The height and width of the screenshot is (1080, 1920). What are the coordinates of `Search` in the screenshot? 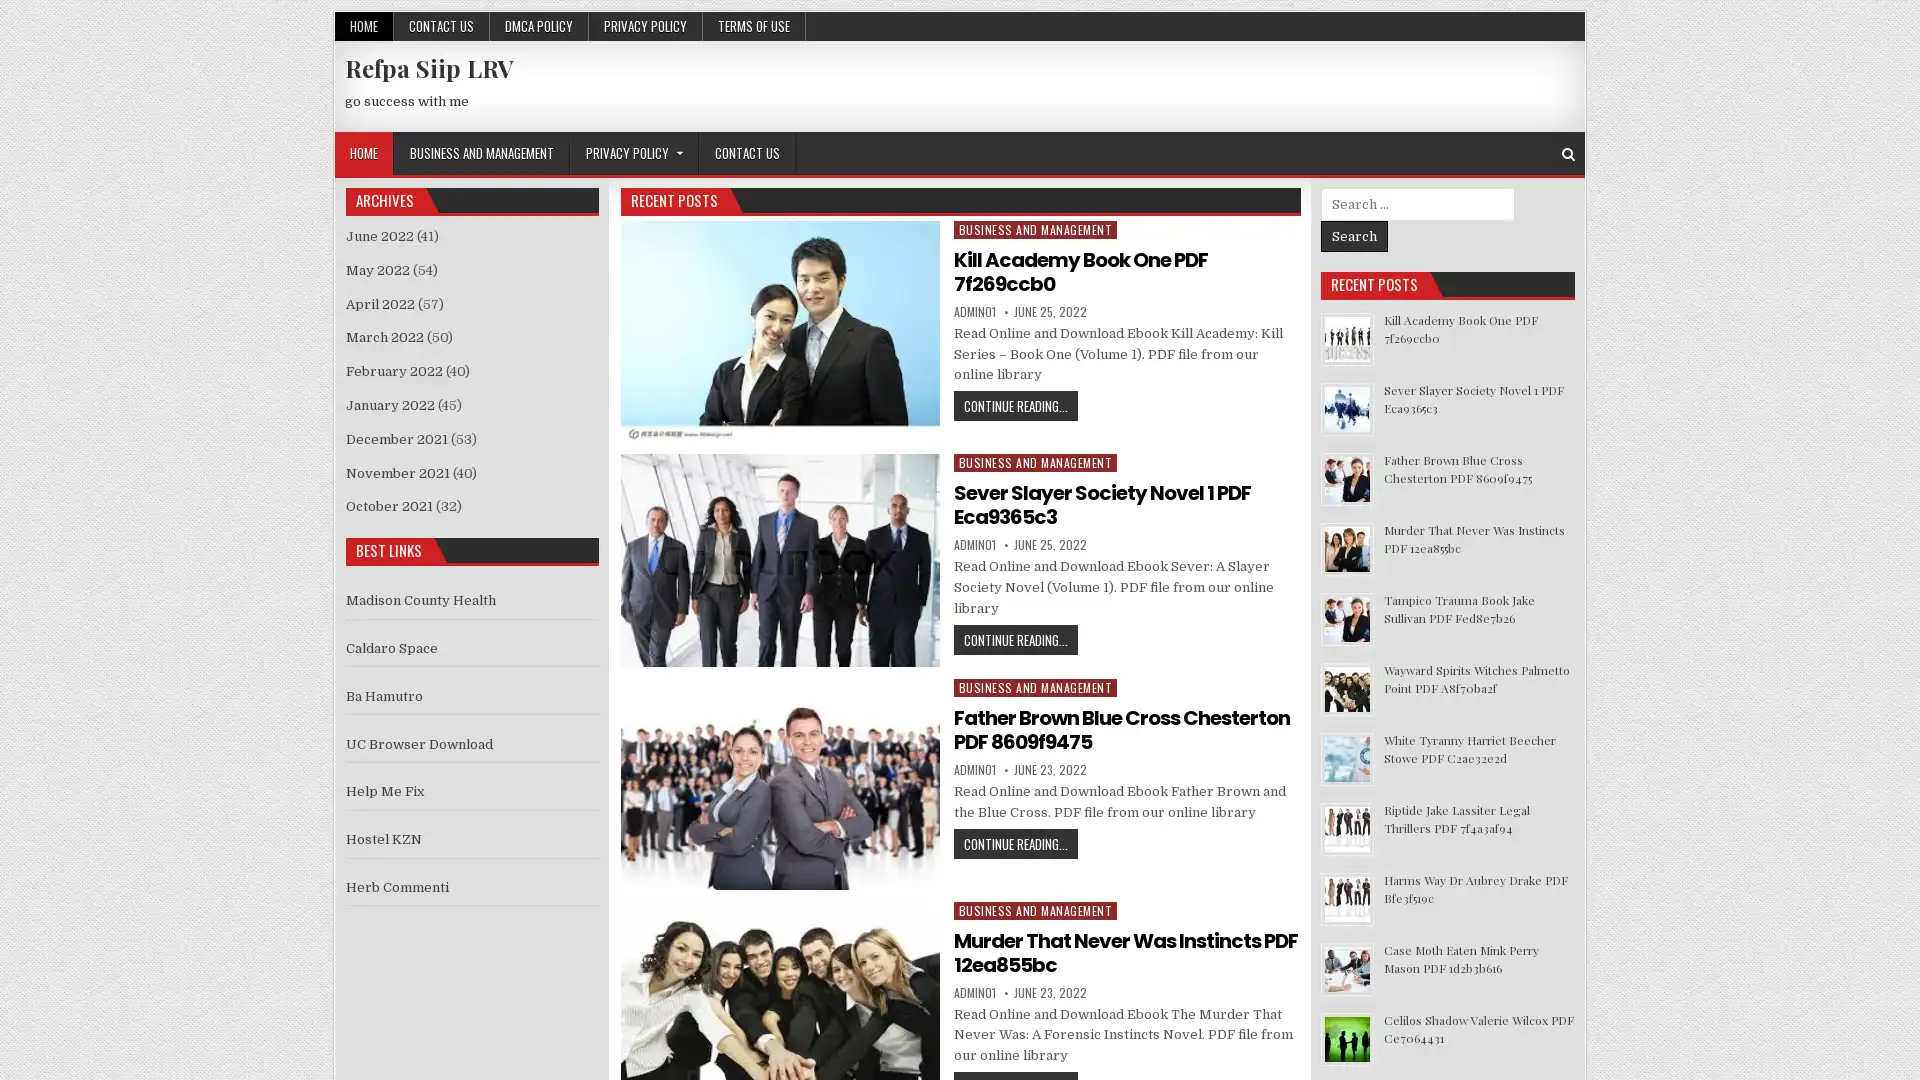 It's located at (1354, 235).